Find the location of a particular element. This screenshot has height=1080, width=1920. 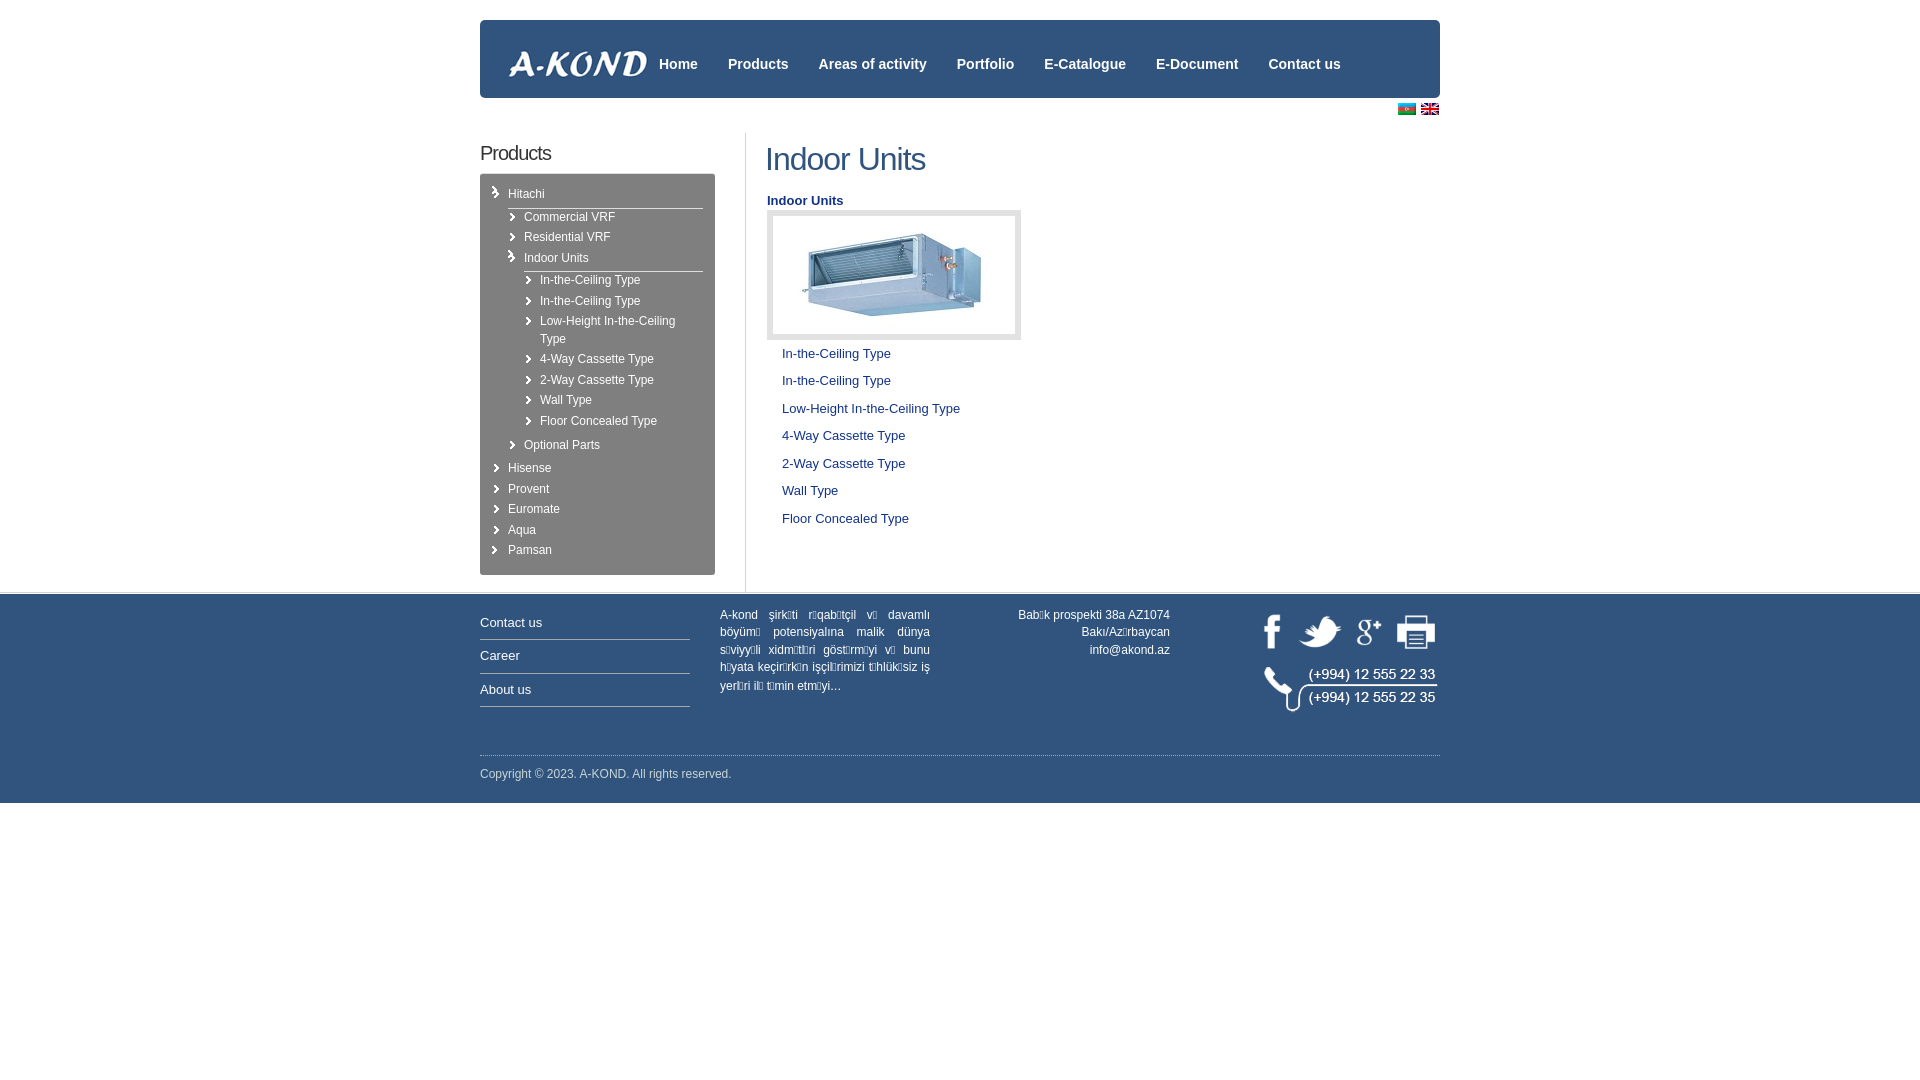

'Floor Concealed Type' is located at coordinates (597, 419).